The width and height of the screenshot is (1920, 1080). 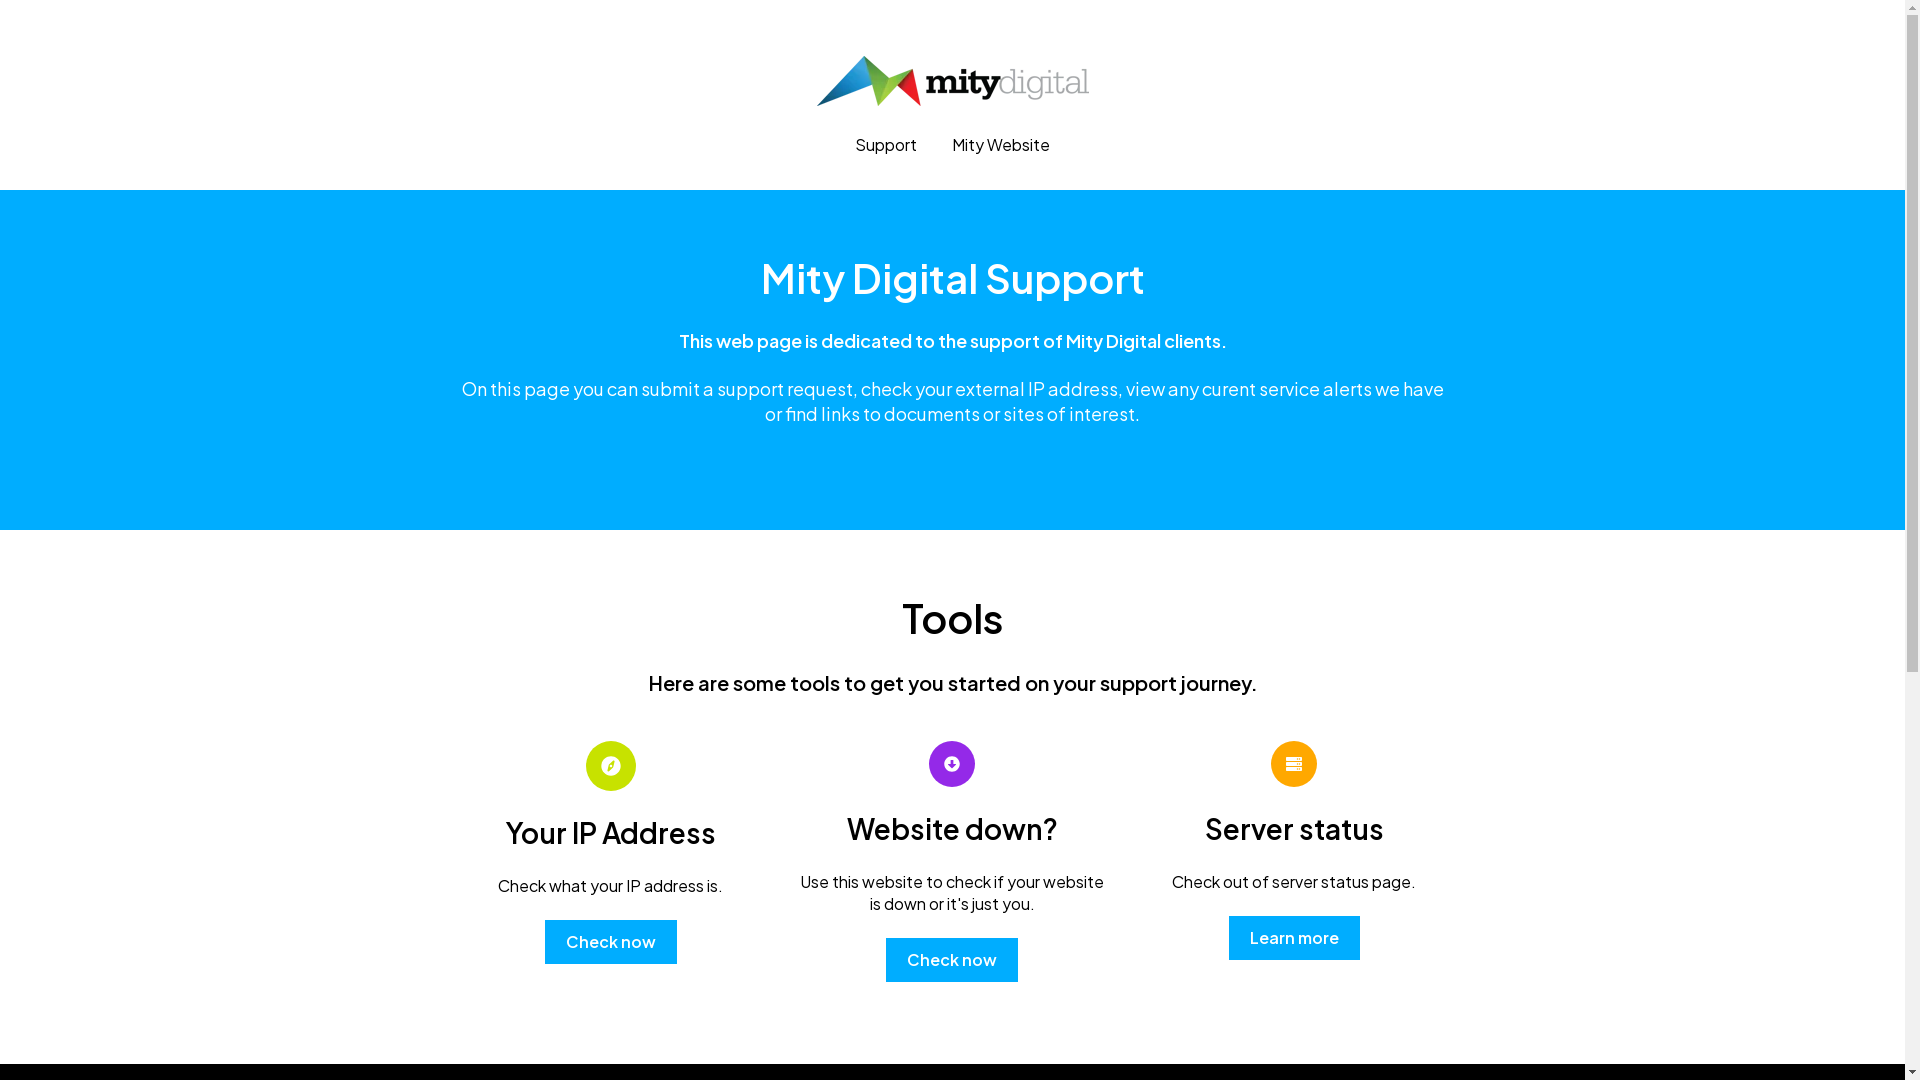 I want to click on 'Check now', so click(x=609, y=941).